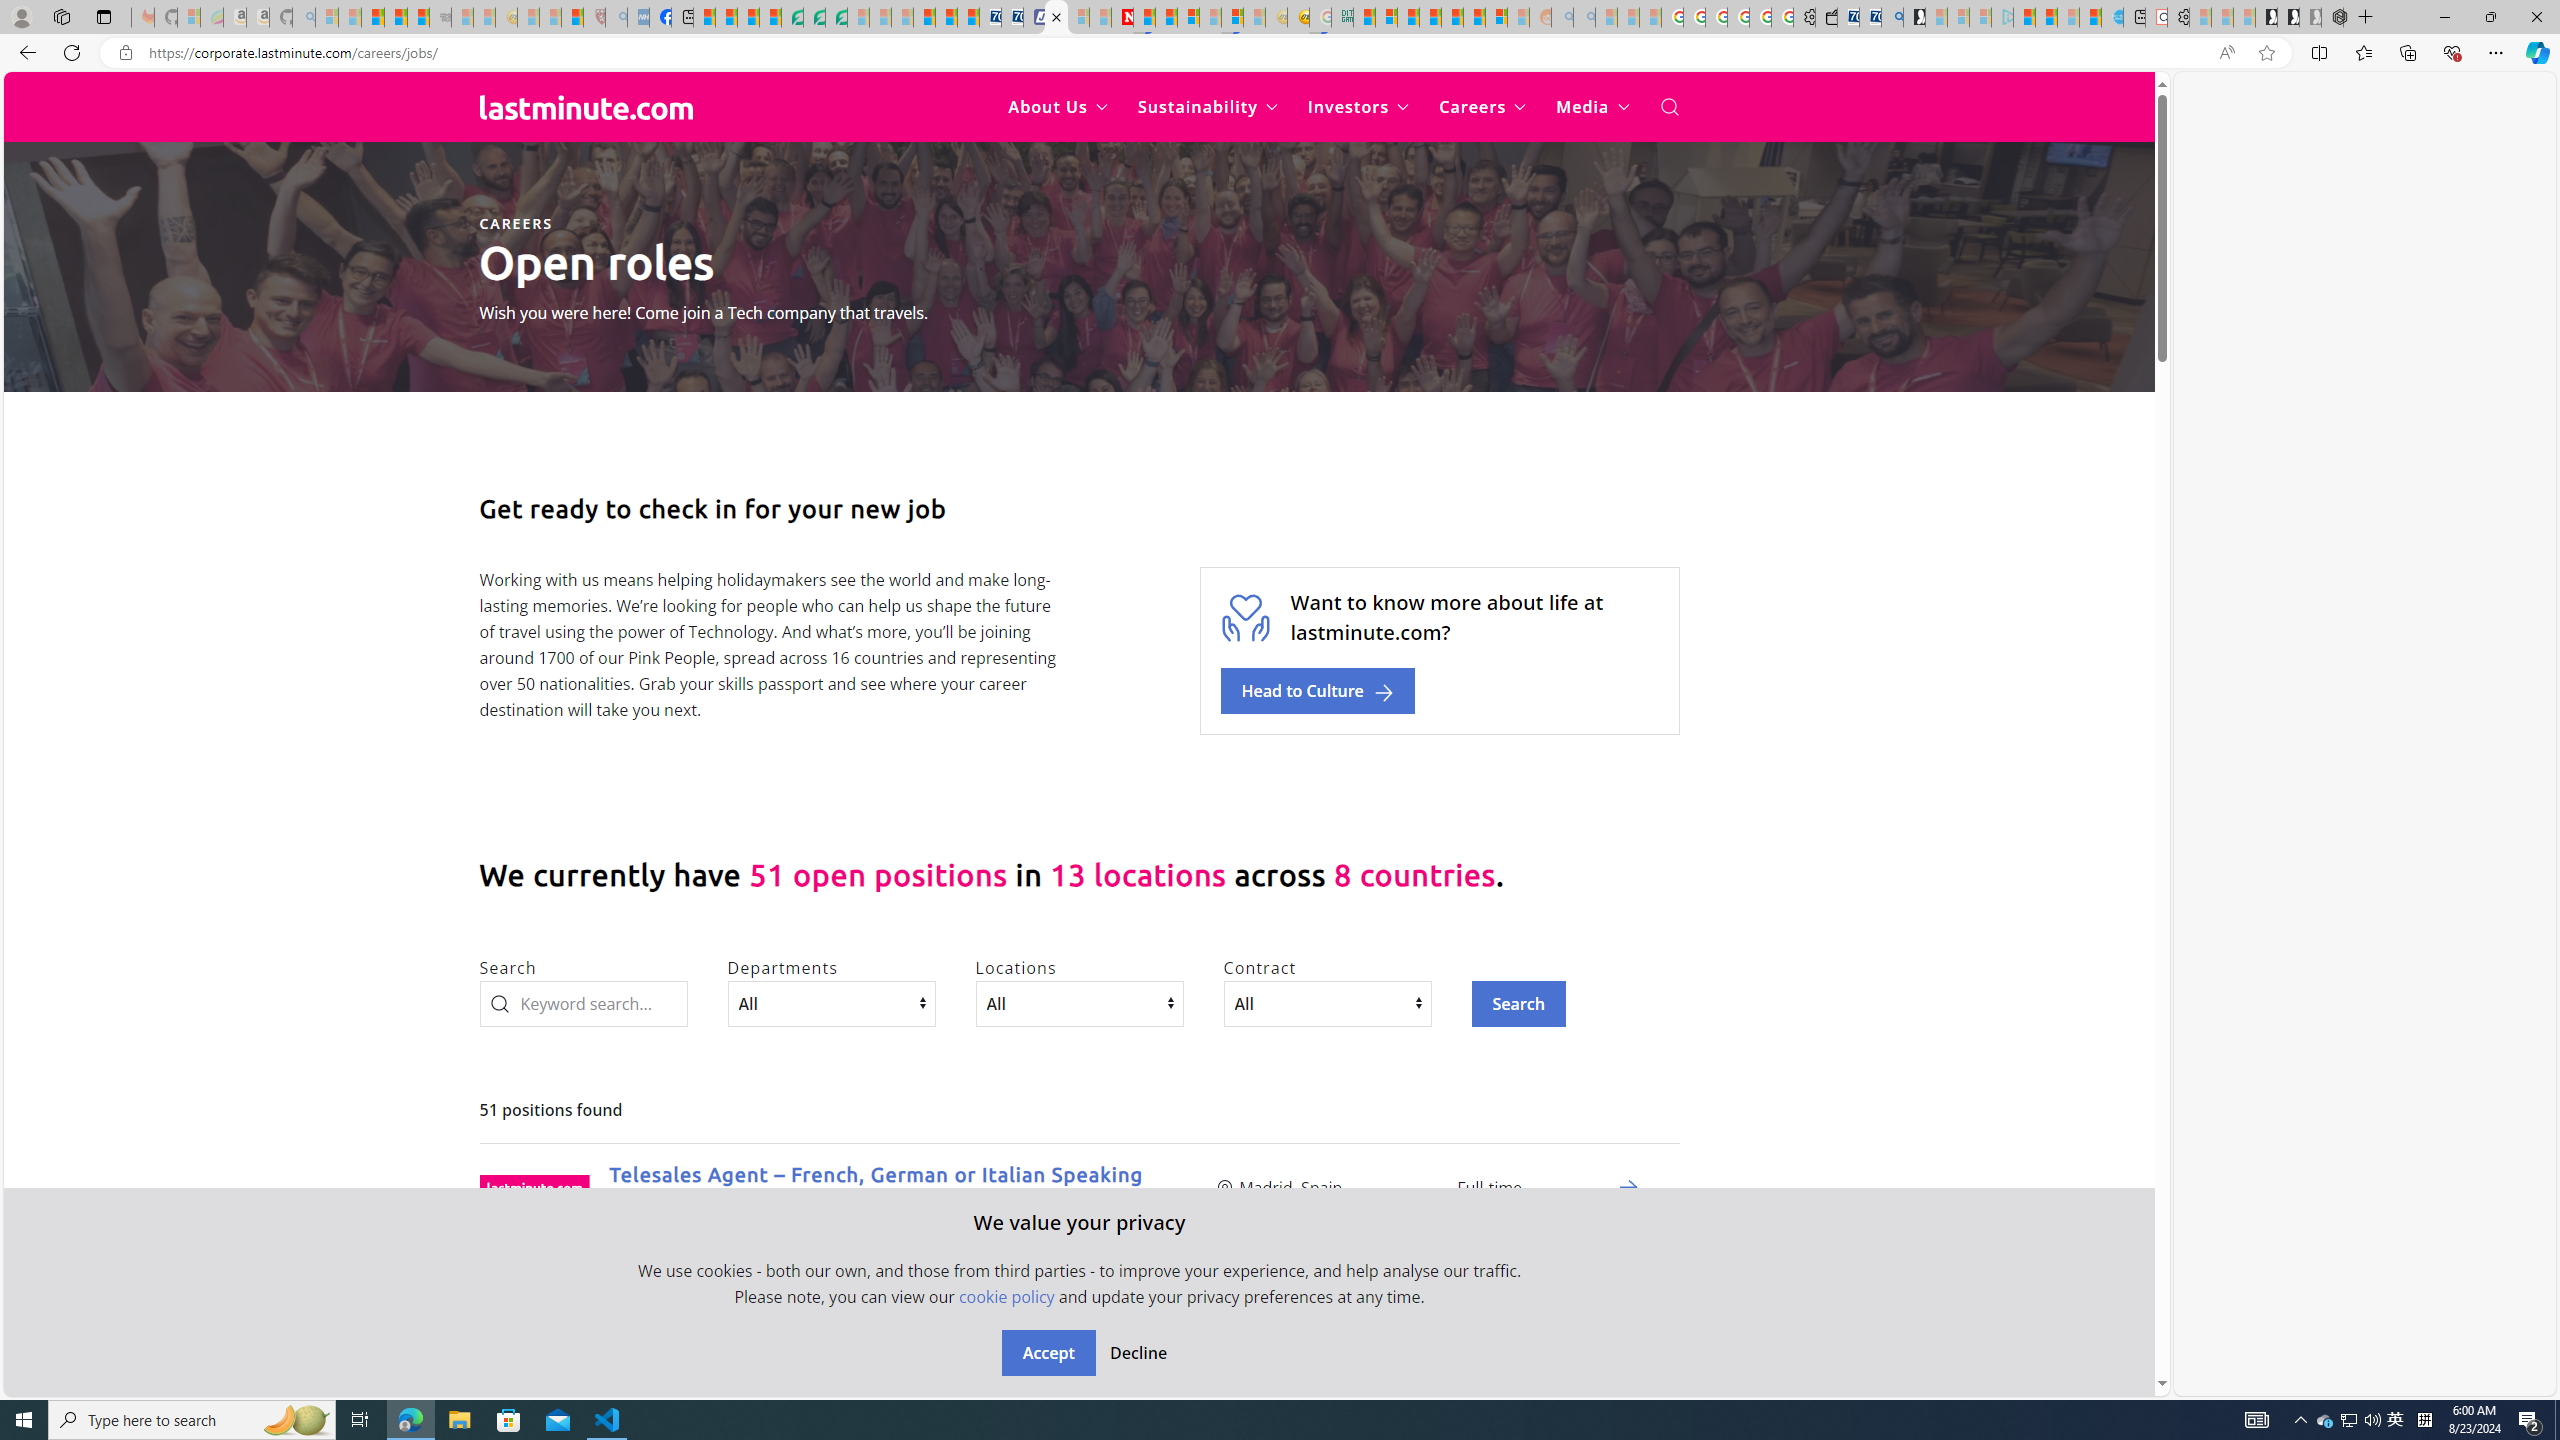  What do you see at coordinates (2112, 16) in the screenshot?
I see `'Home | Sky Blue Bikes - Sky Blue Bikes'` at bounding box center [2112, 16].